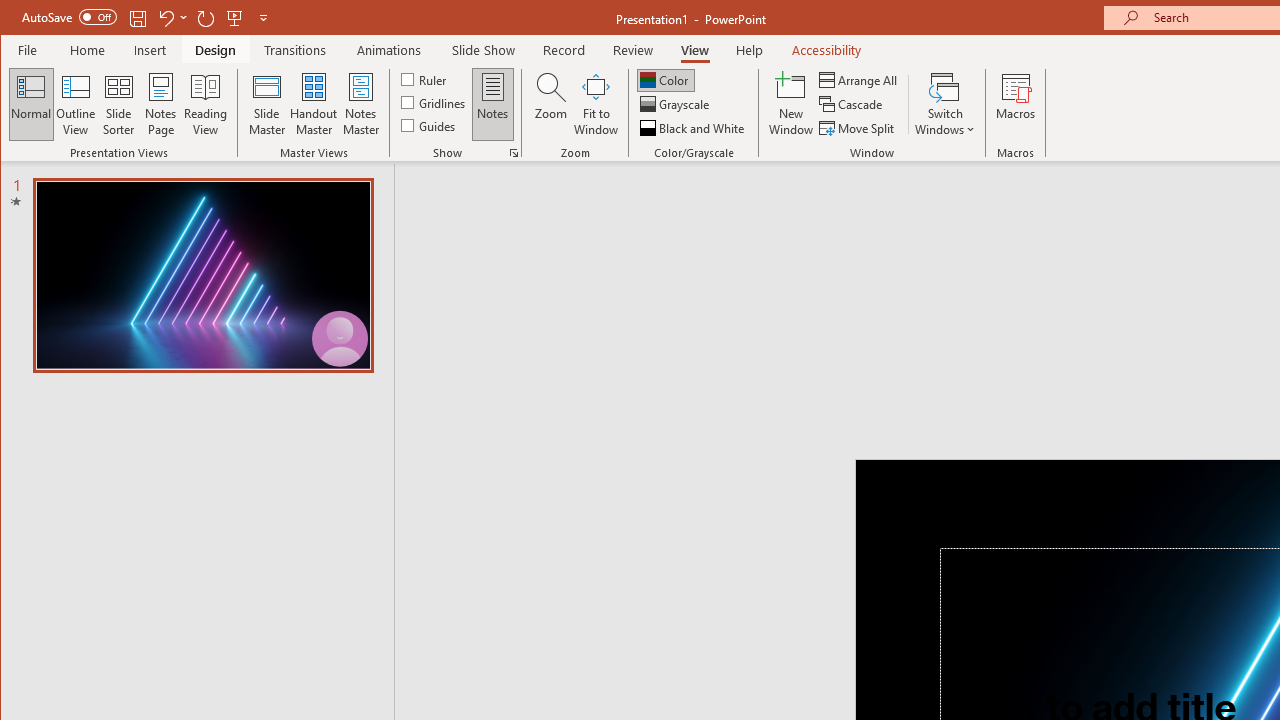  Describe the element at coordinates (265, 104) in the screenshot. I see `'Slide Master'` at that location.